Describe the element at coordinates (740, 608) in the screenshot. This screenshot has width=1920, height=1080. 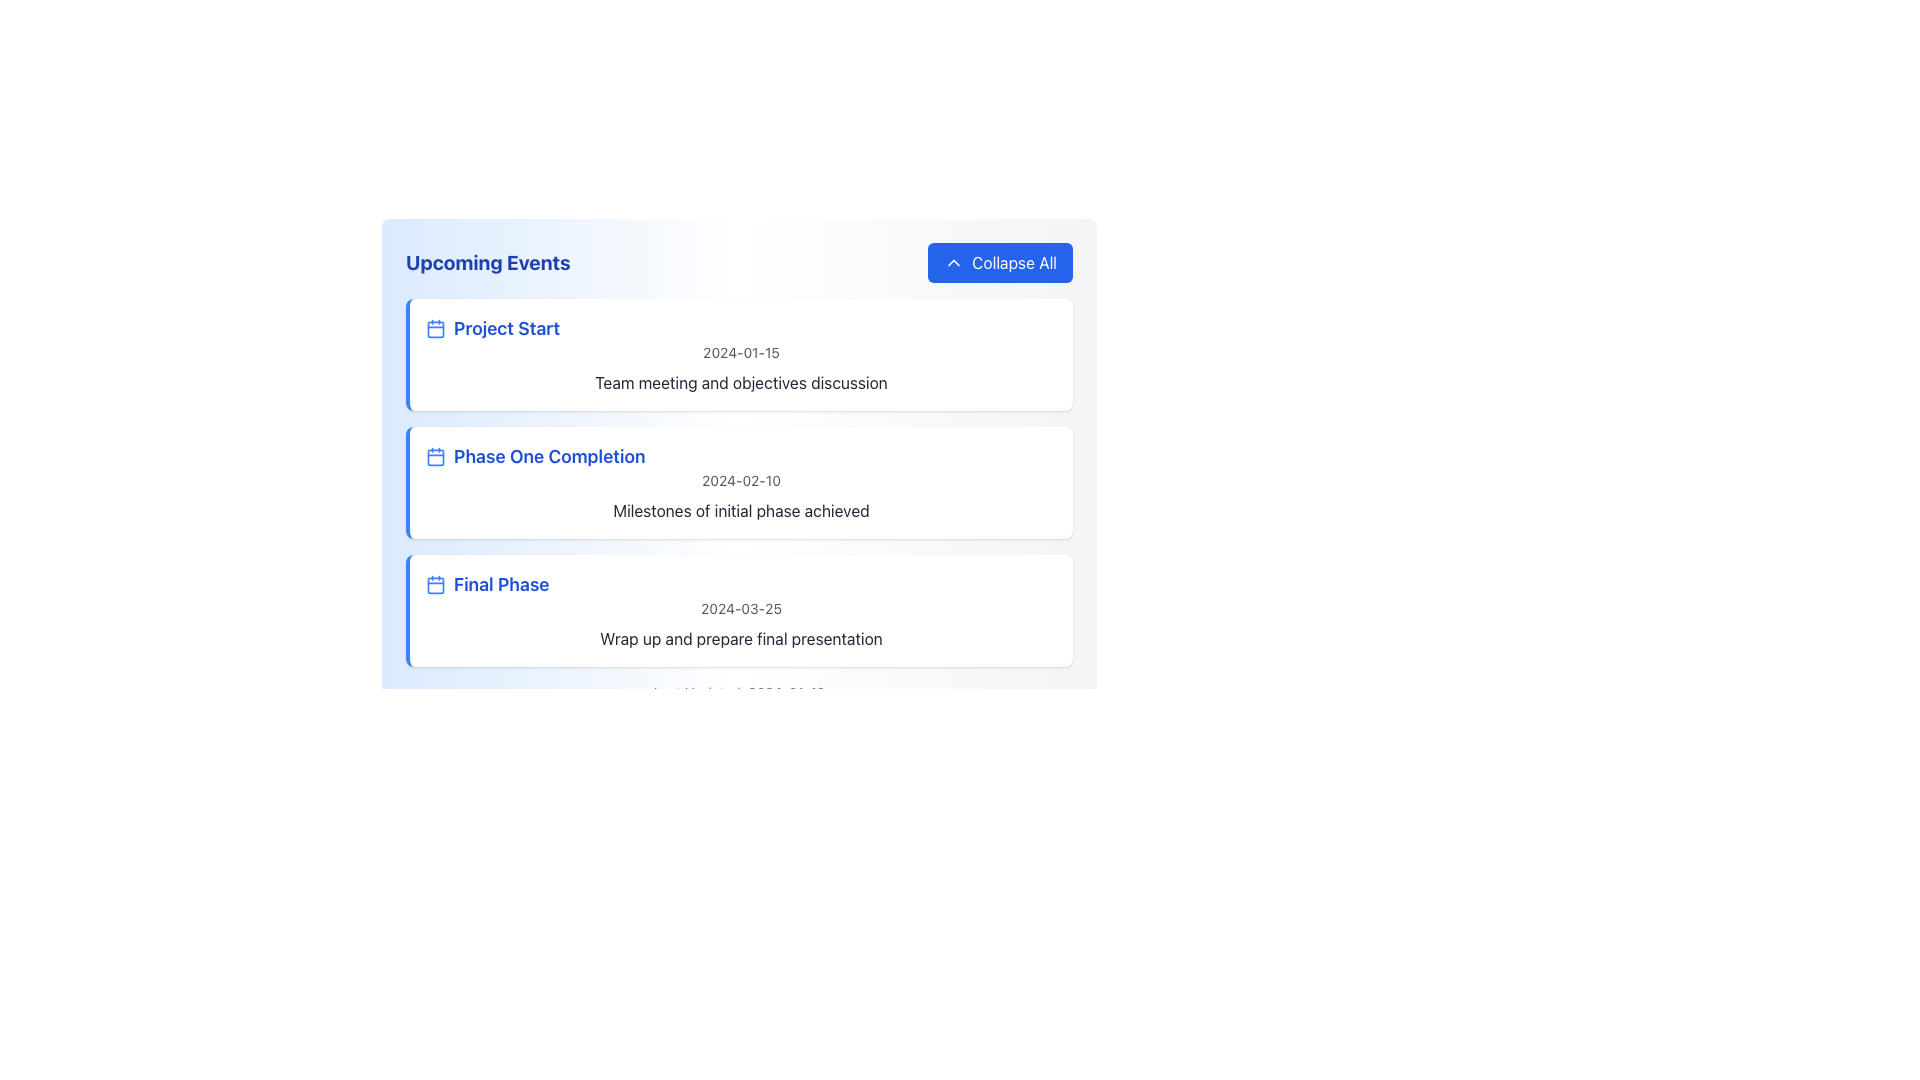
I see `the text element displaying the date '2024-03-25', which is located in the 'Final Phase' section of the event list` at that location.